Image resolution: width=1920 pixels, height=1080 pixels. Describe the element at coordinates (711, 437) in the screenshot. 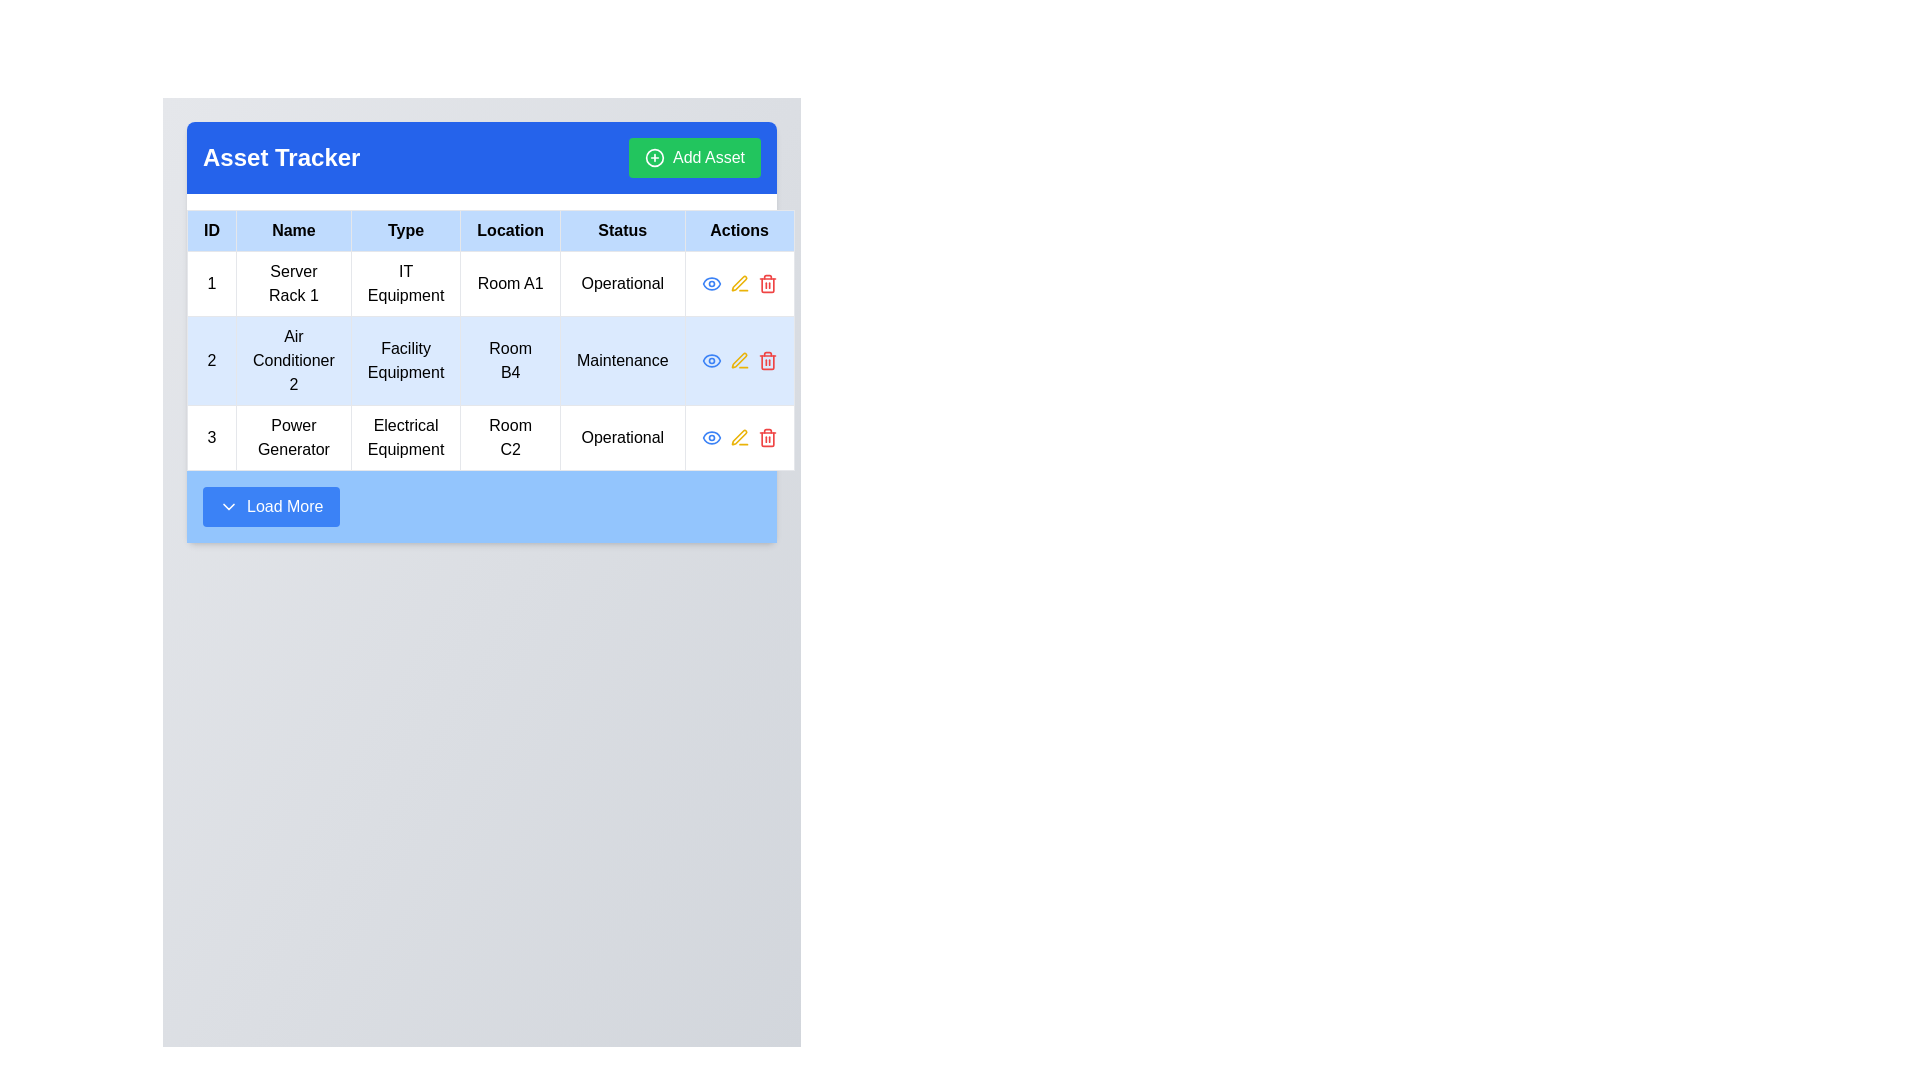

I see `the button for 'Server Rack 1' to observe a style change, which is positioned in the first row of the action column adjacent to the text 'Operational'` at that location.